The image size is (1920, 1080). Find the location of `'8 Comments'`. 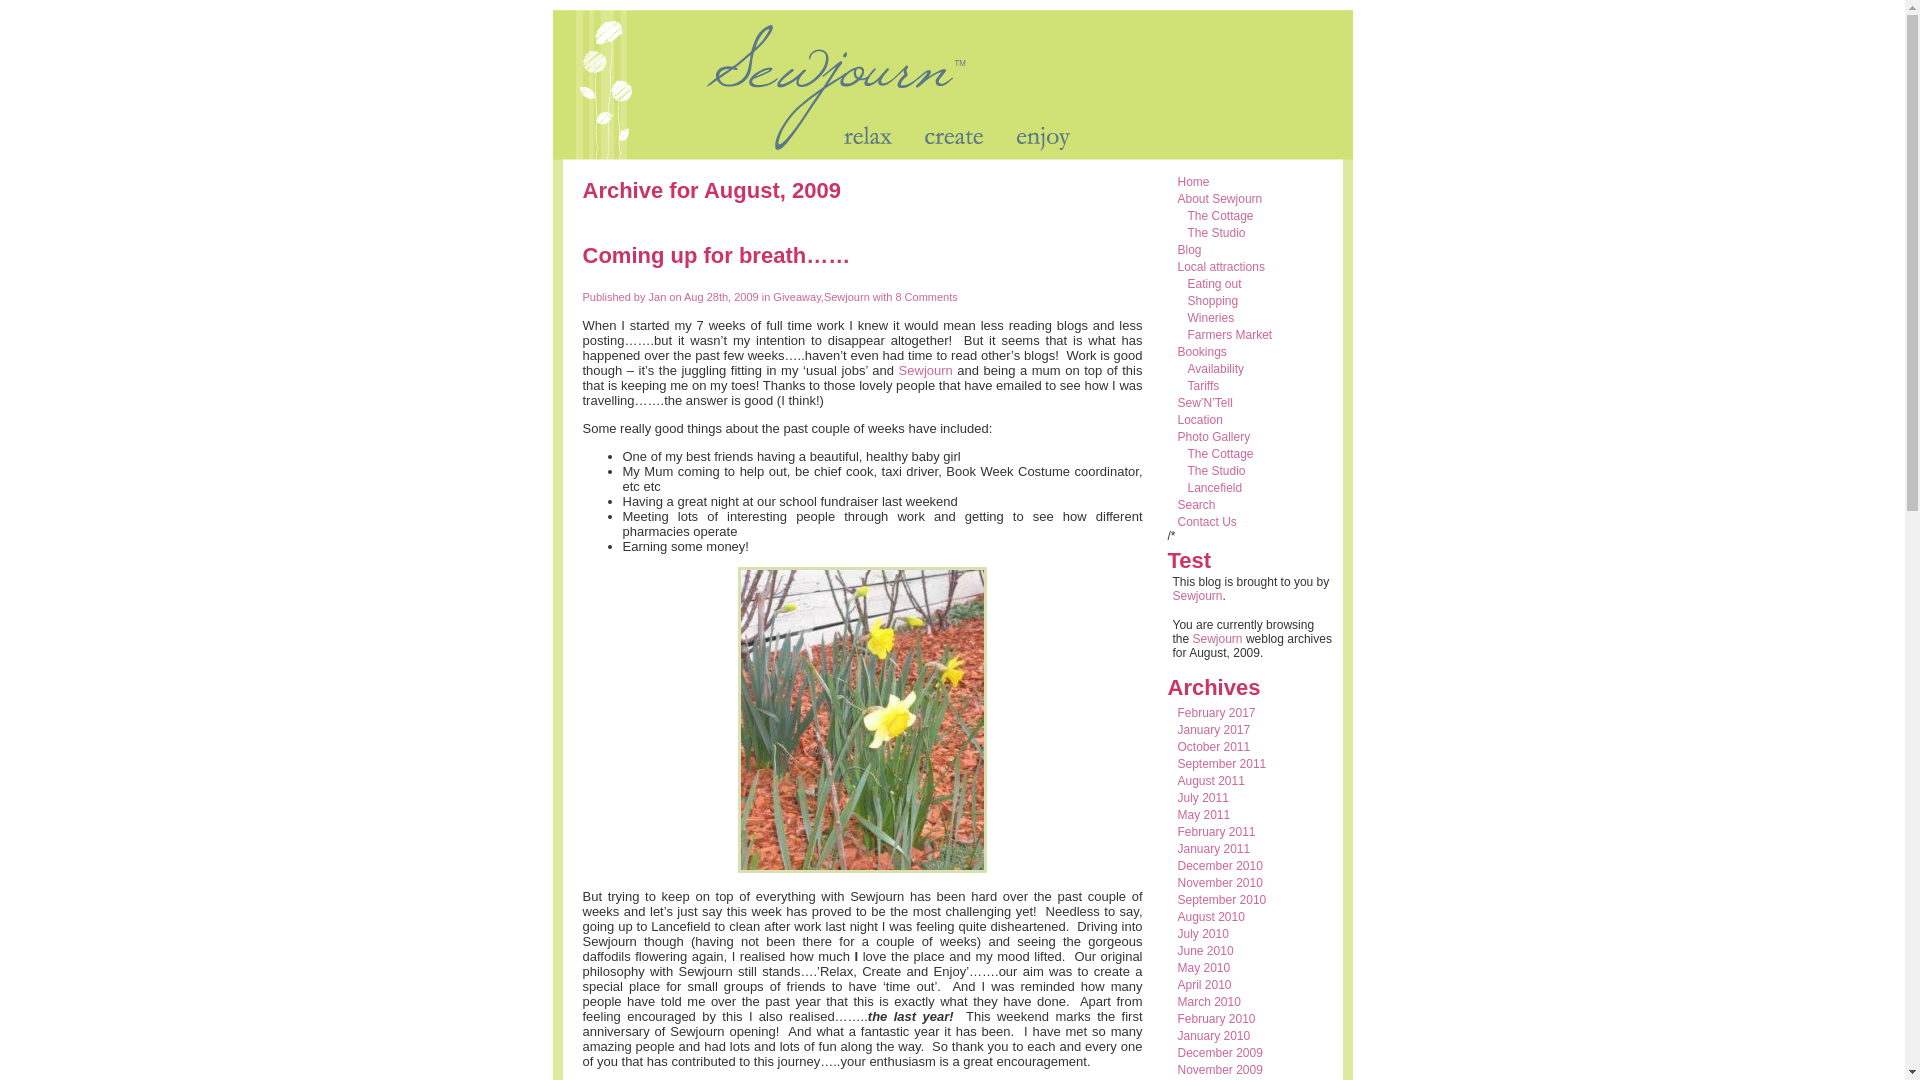

'8 Comments' is located at coordinates (923, 297).